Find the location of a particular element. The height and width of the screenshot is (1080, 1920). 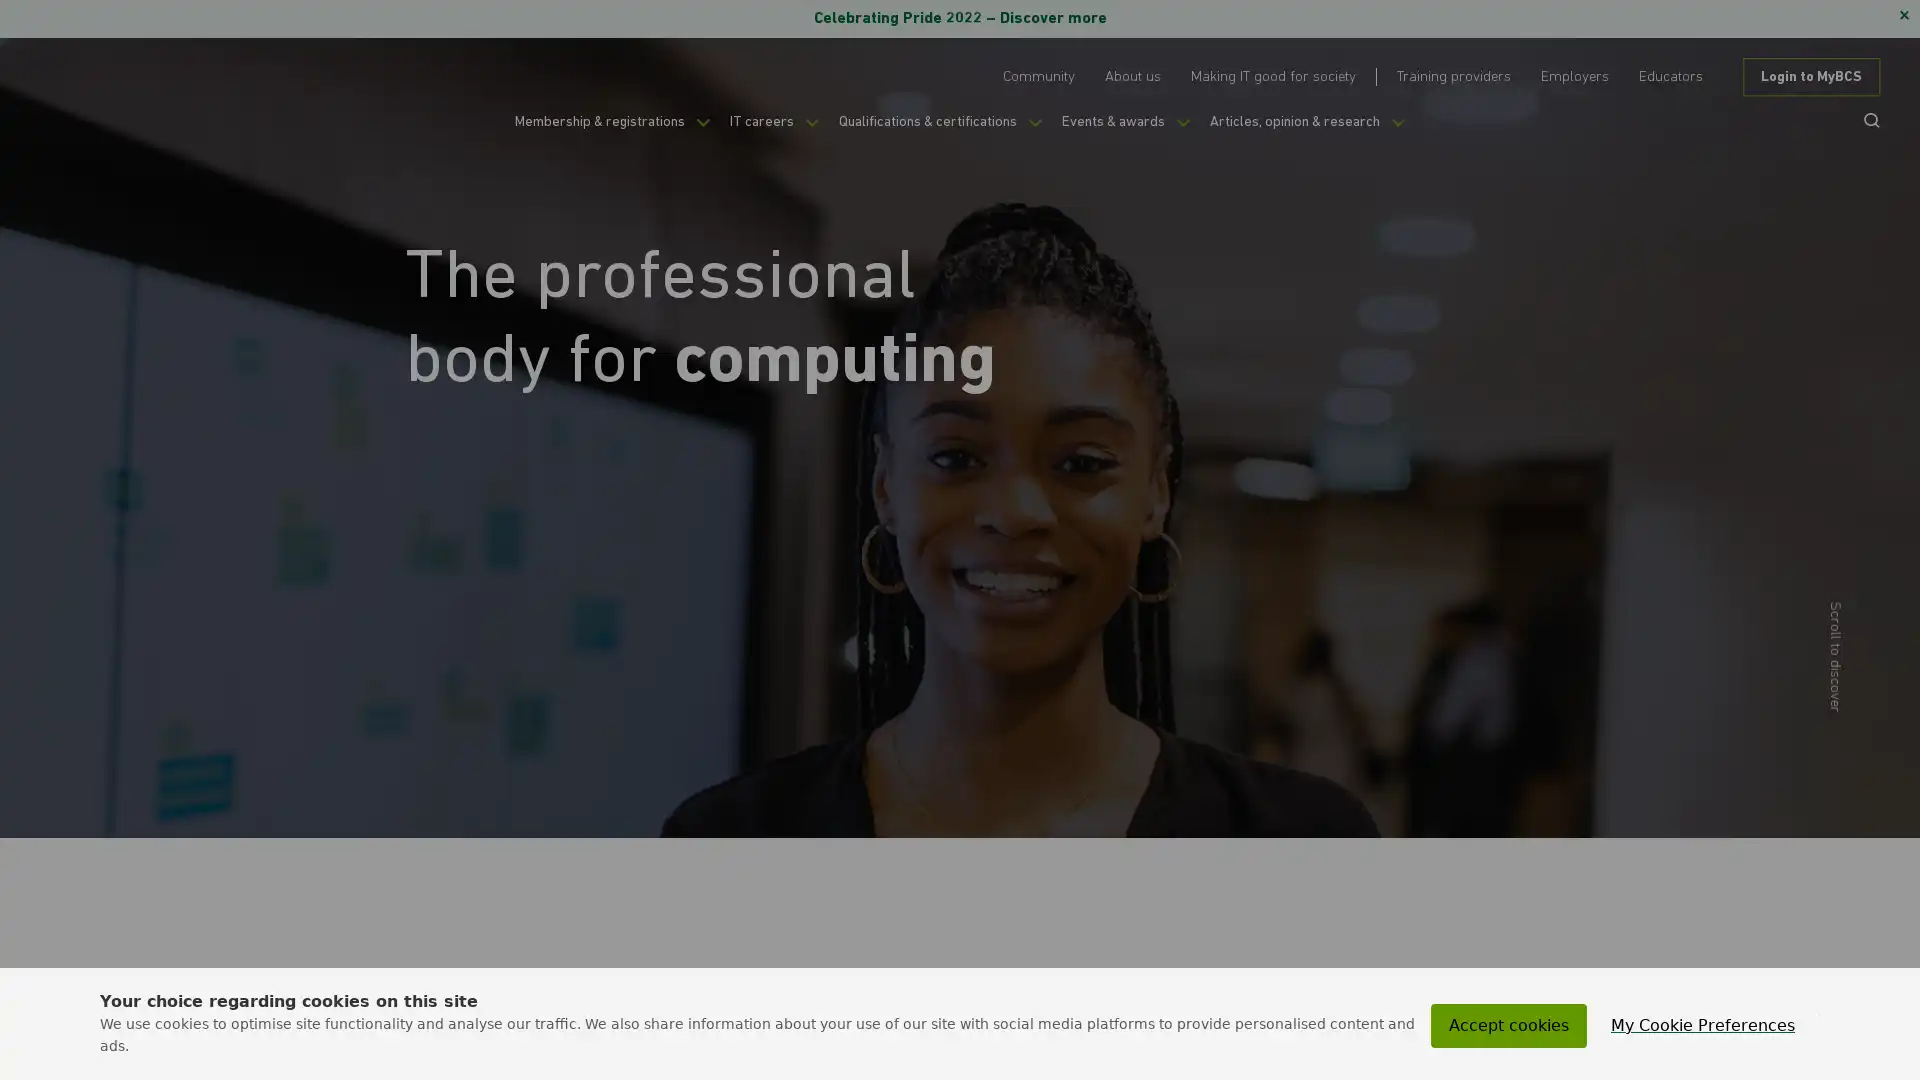

Close Cookie Control is located at coordinates (1819, 1014).